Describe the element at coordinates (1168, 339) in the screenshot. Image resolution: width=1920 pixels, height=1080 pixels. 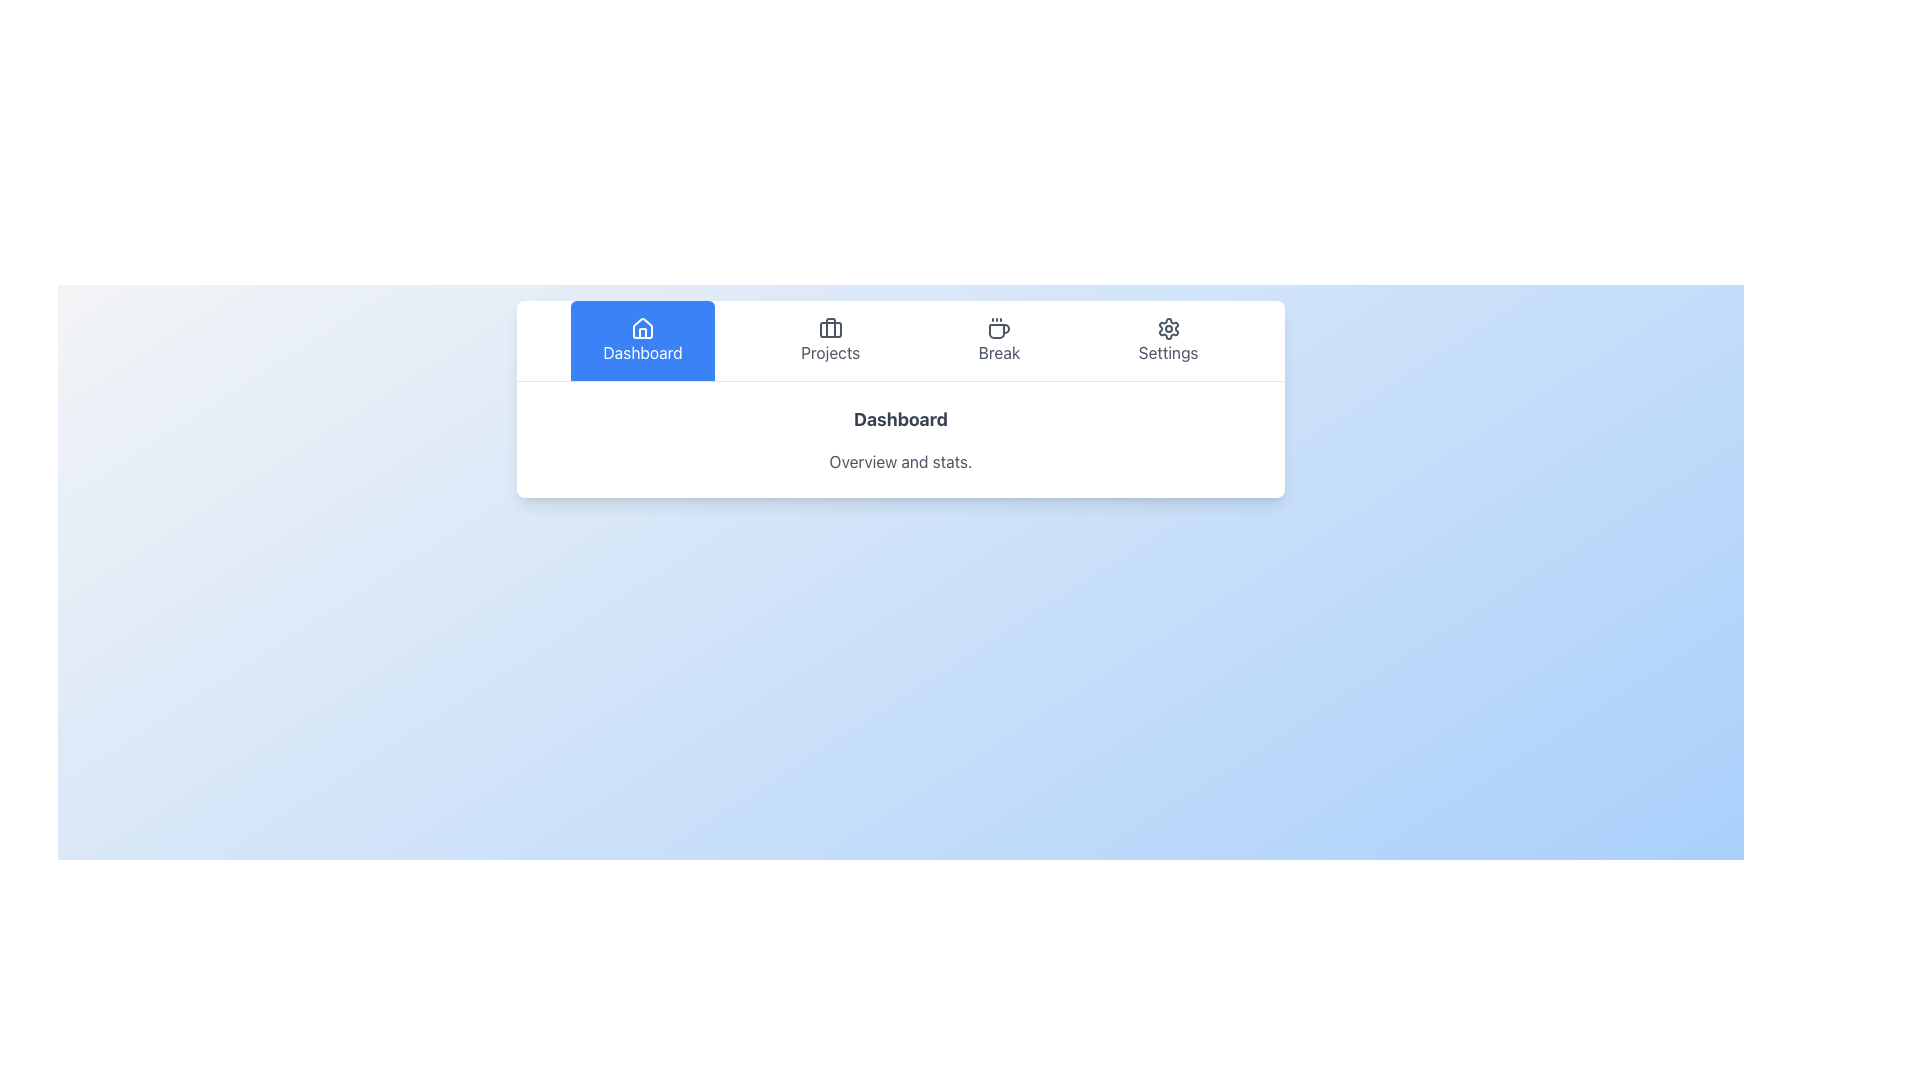
I see `the 'Settings' icon and label located in the navigation bar` at that location.